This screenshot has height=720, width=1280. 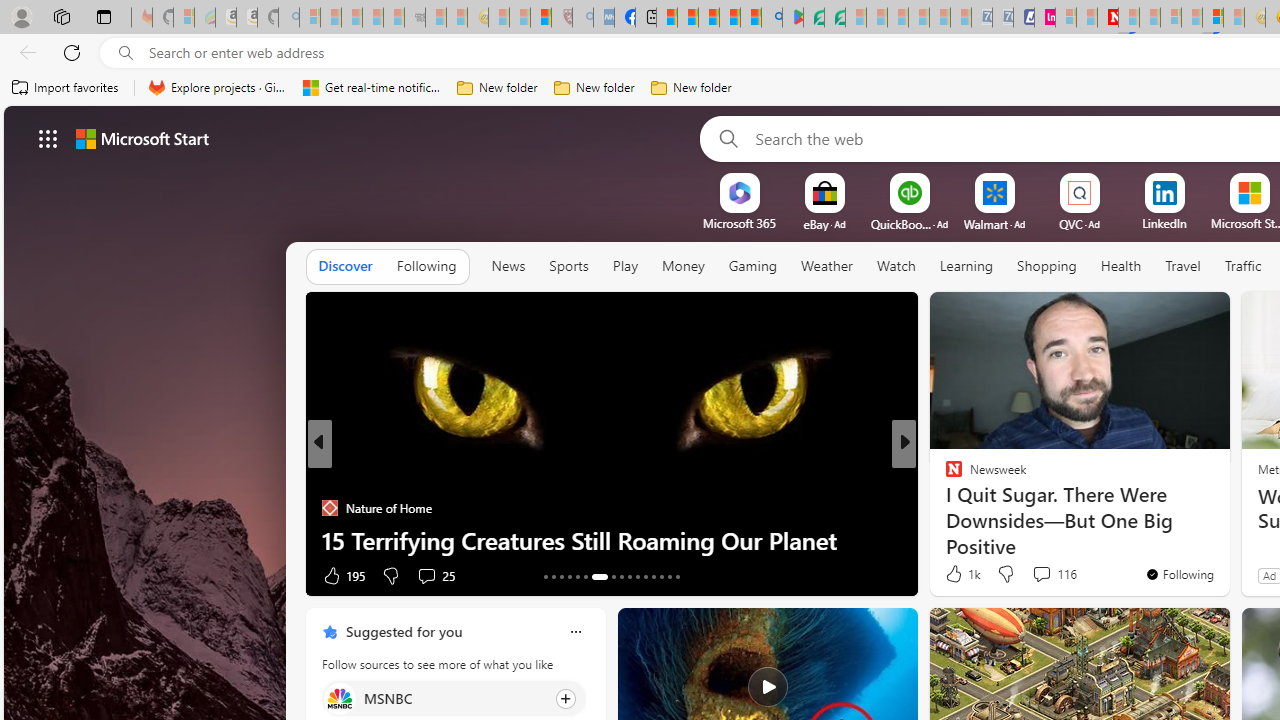 I want to click on 'Recipes - MSN - Sleeping', so click(x=499, y=17).